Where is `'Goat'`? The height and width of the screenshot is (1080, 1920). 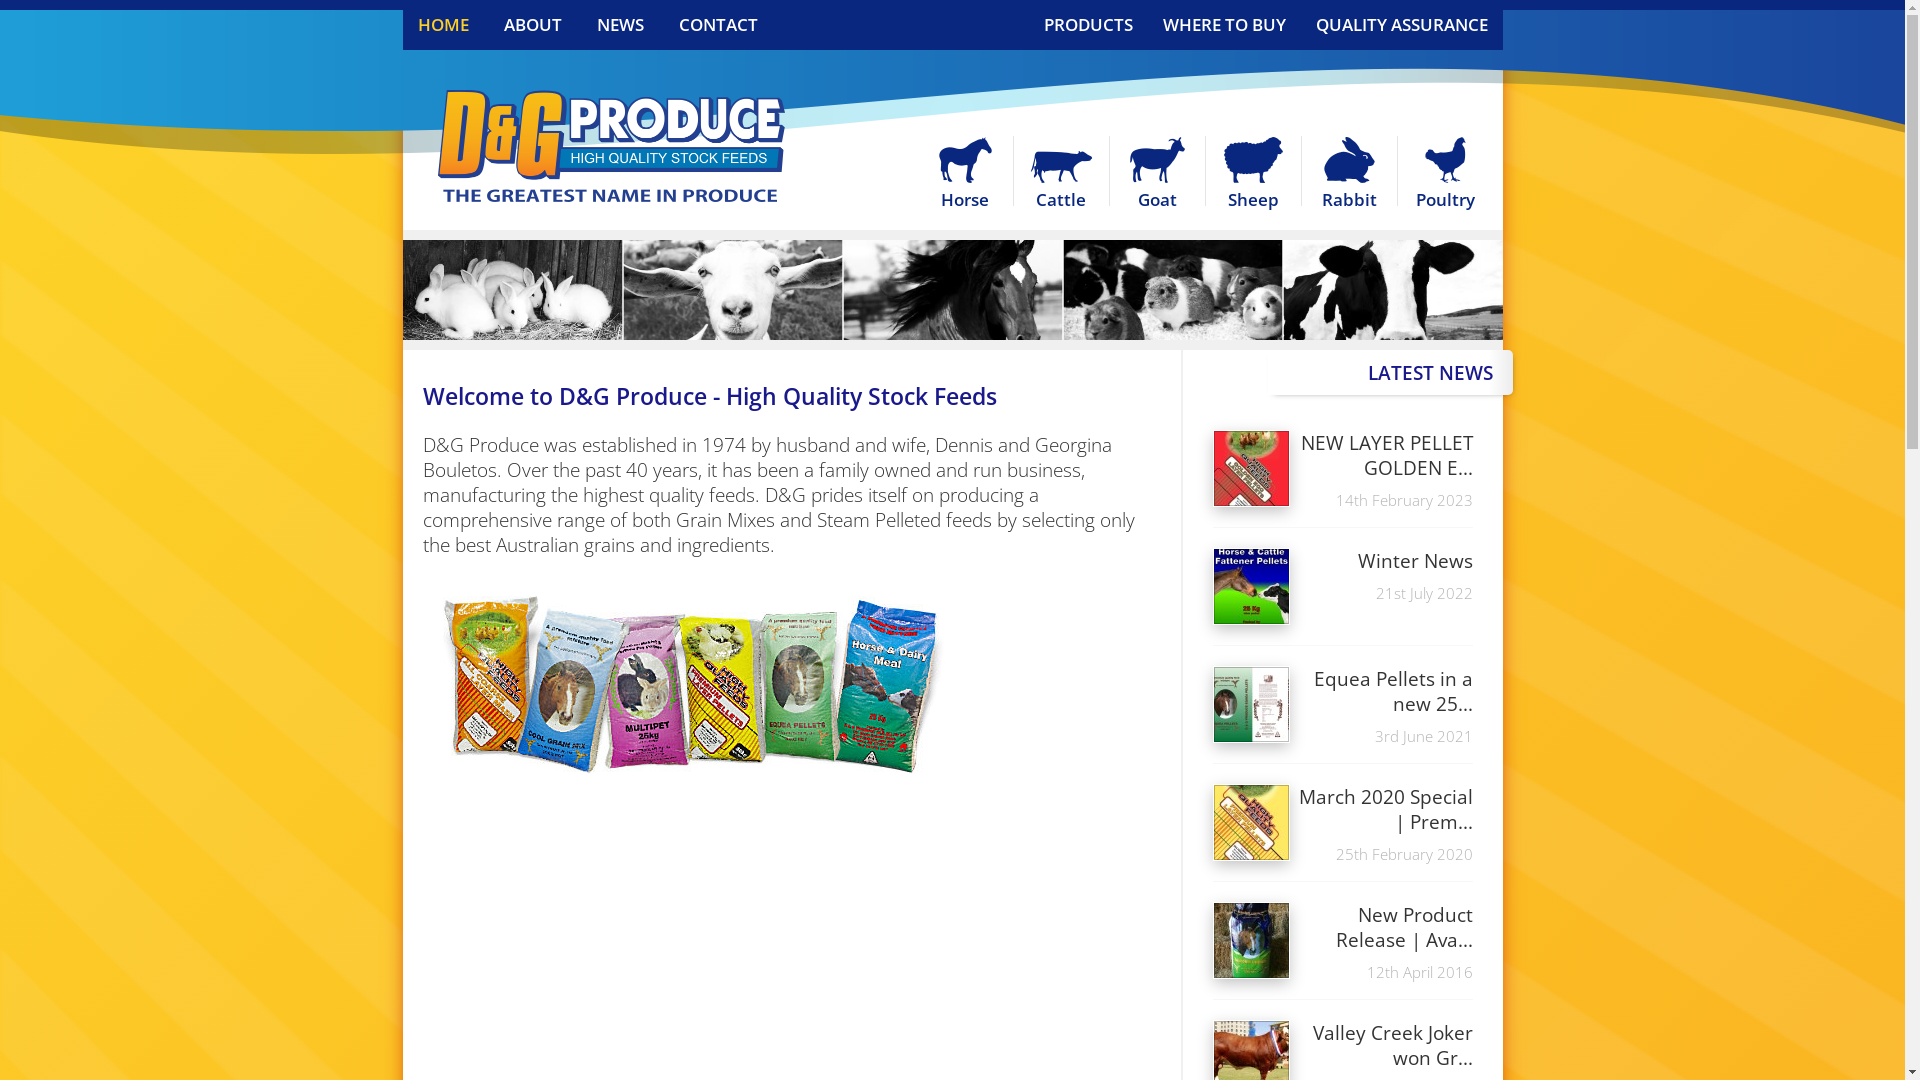 'Goat' is located at coordinates (1157, 173).